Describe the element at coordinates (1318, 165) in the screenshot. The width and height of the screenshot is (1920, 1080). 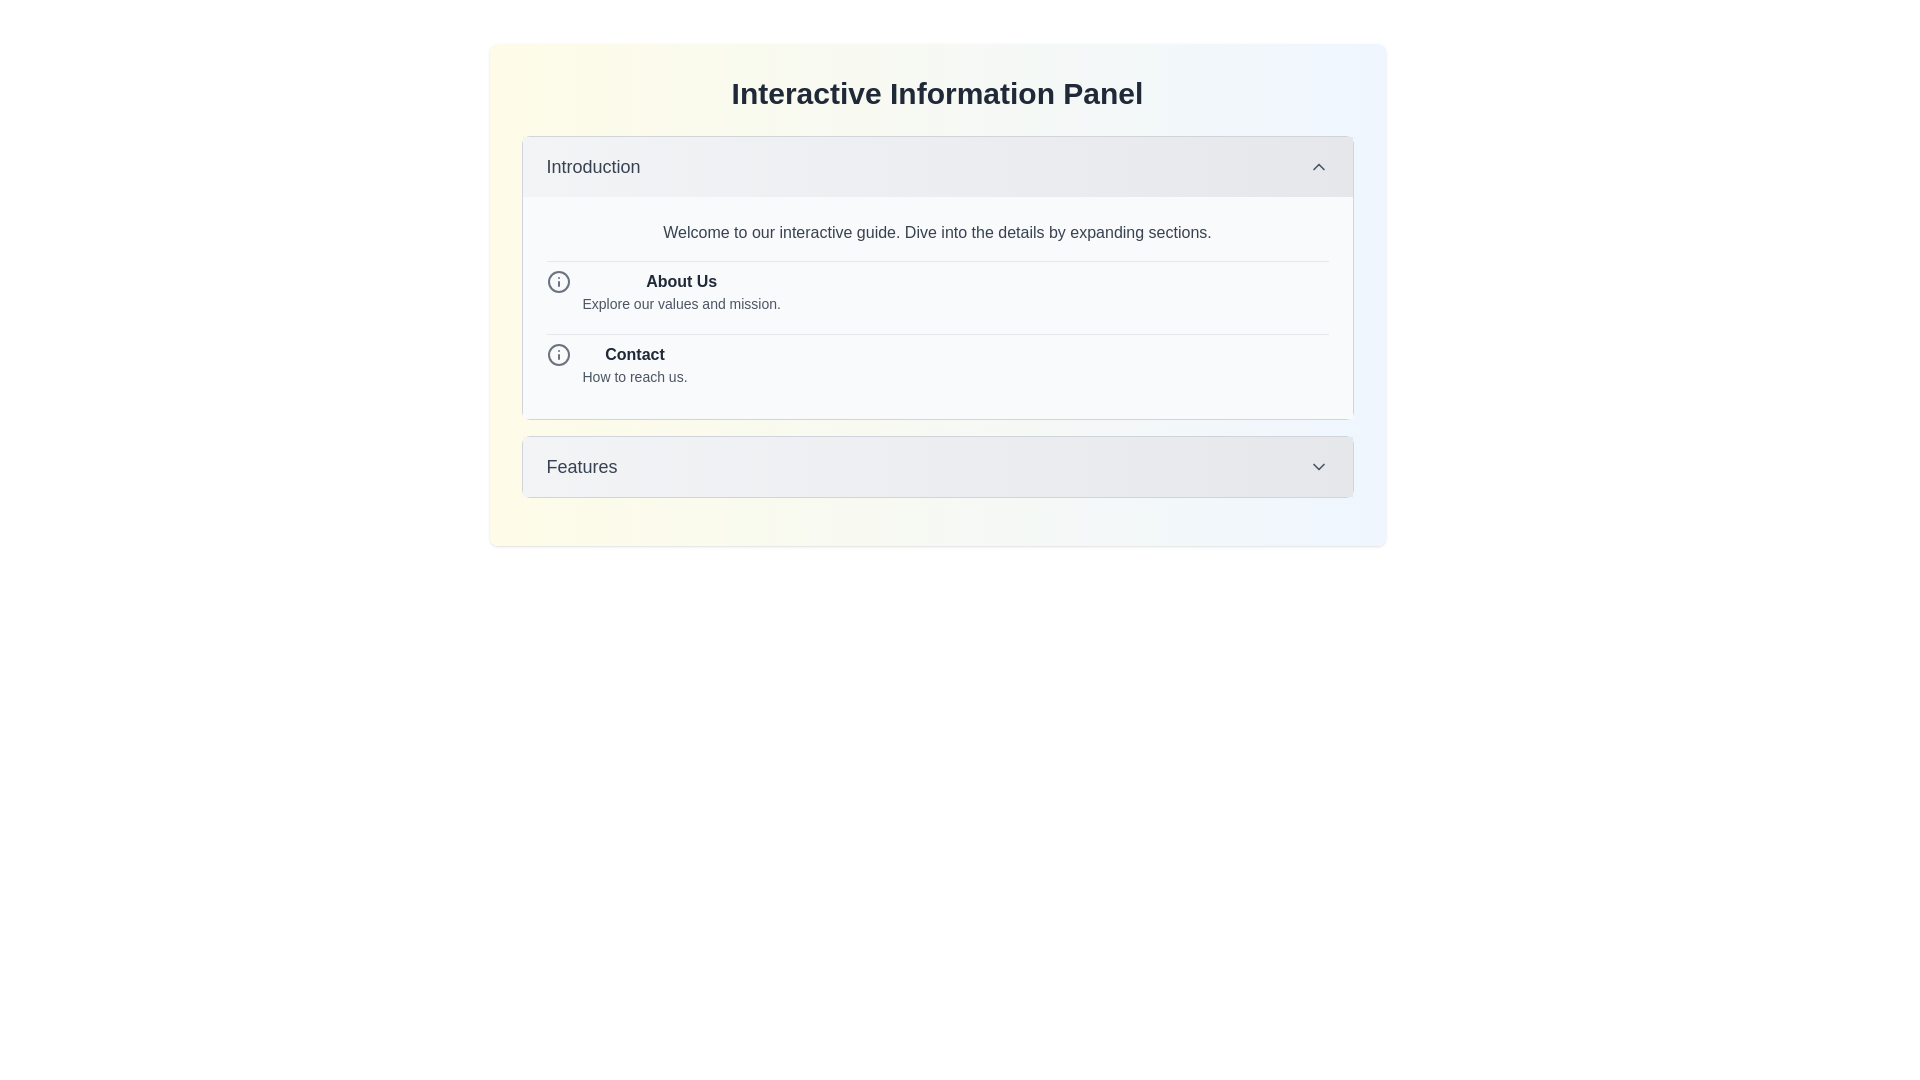
I see `the upwards-pointing chevron icon located at the far right of the 'Introduction' section header` at that location.